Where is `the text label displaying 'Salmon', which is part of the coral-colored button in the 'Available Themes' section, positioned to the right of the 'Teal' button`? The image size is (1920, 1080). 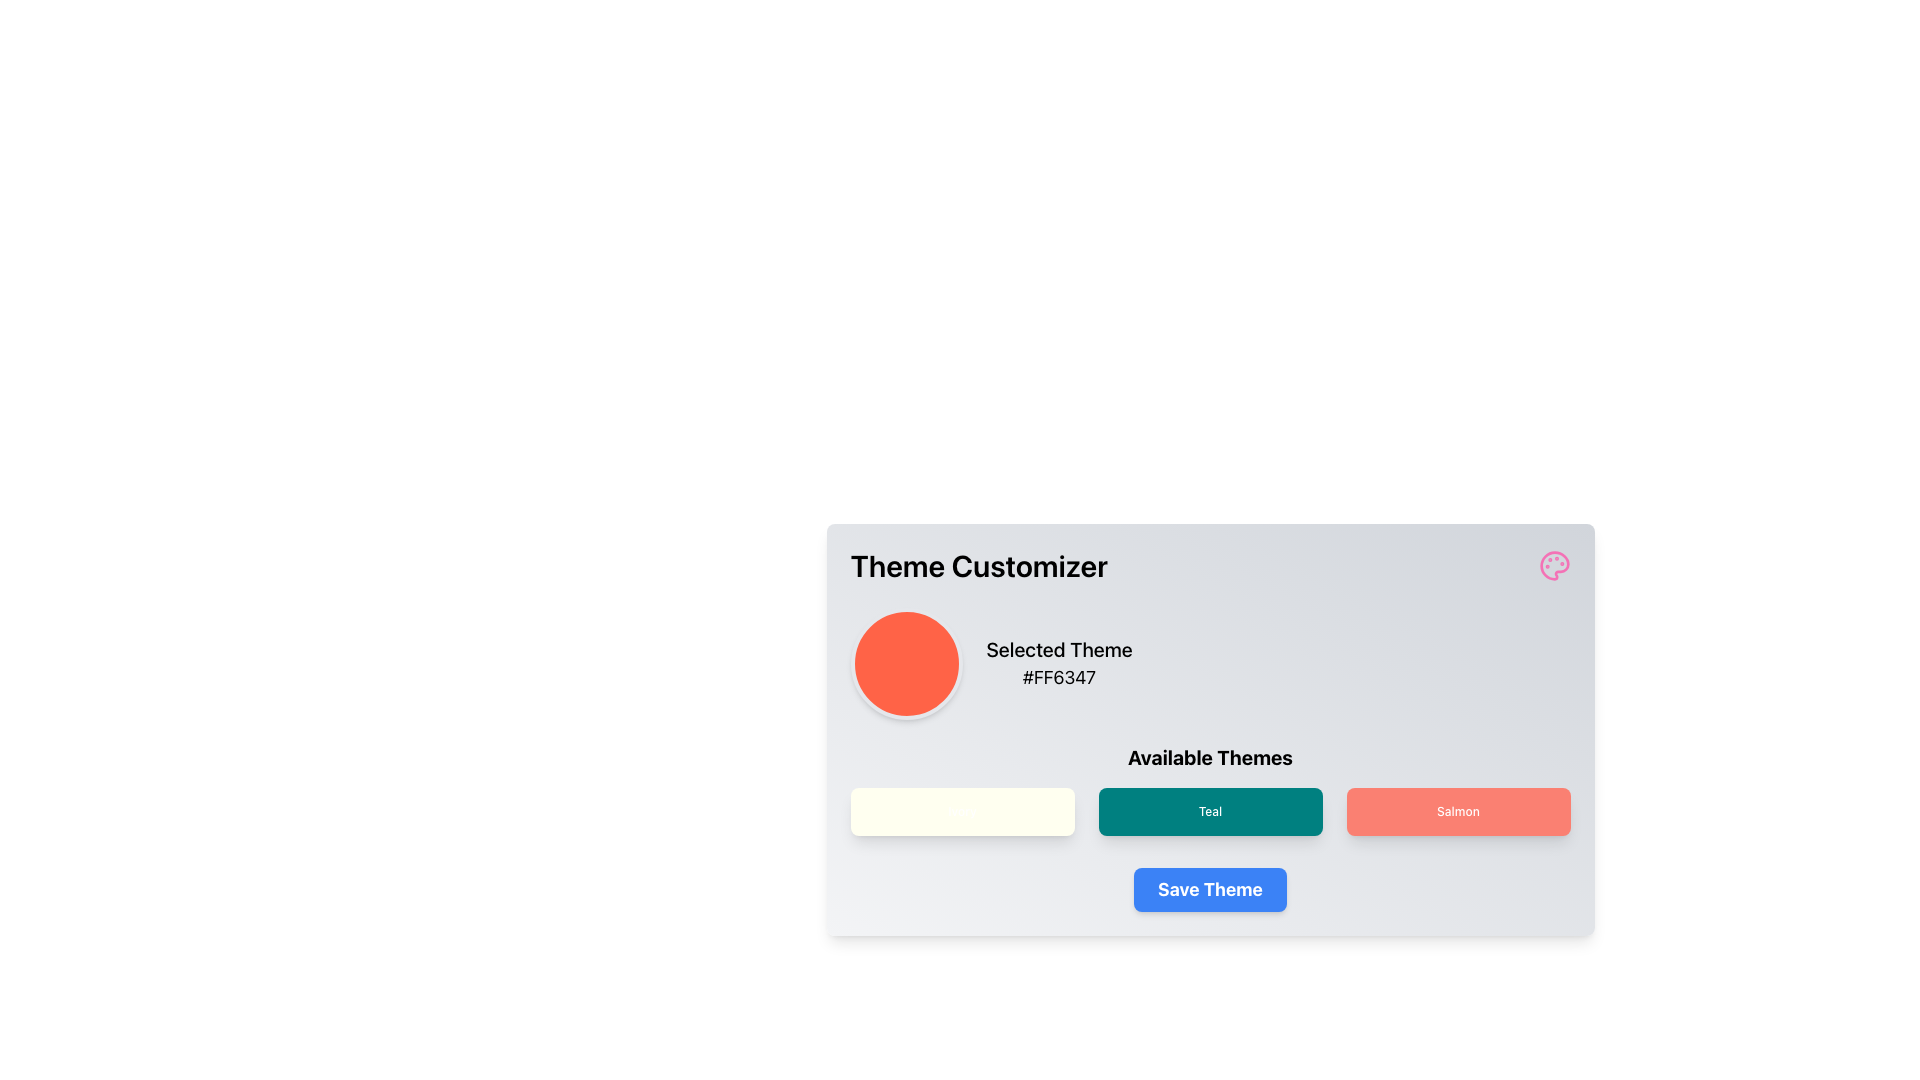
the text label displaying 'Salmon', which is part of the coral-colored button in the 'Available Themes' section, positioned to the right of the 'Teal' button is located at coordinates (1458, 812).